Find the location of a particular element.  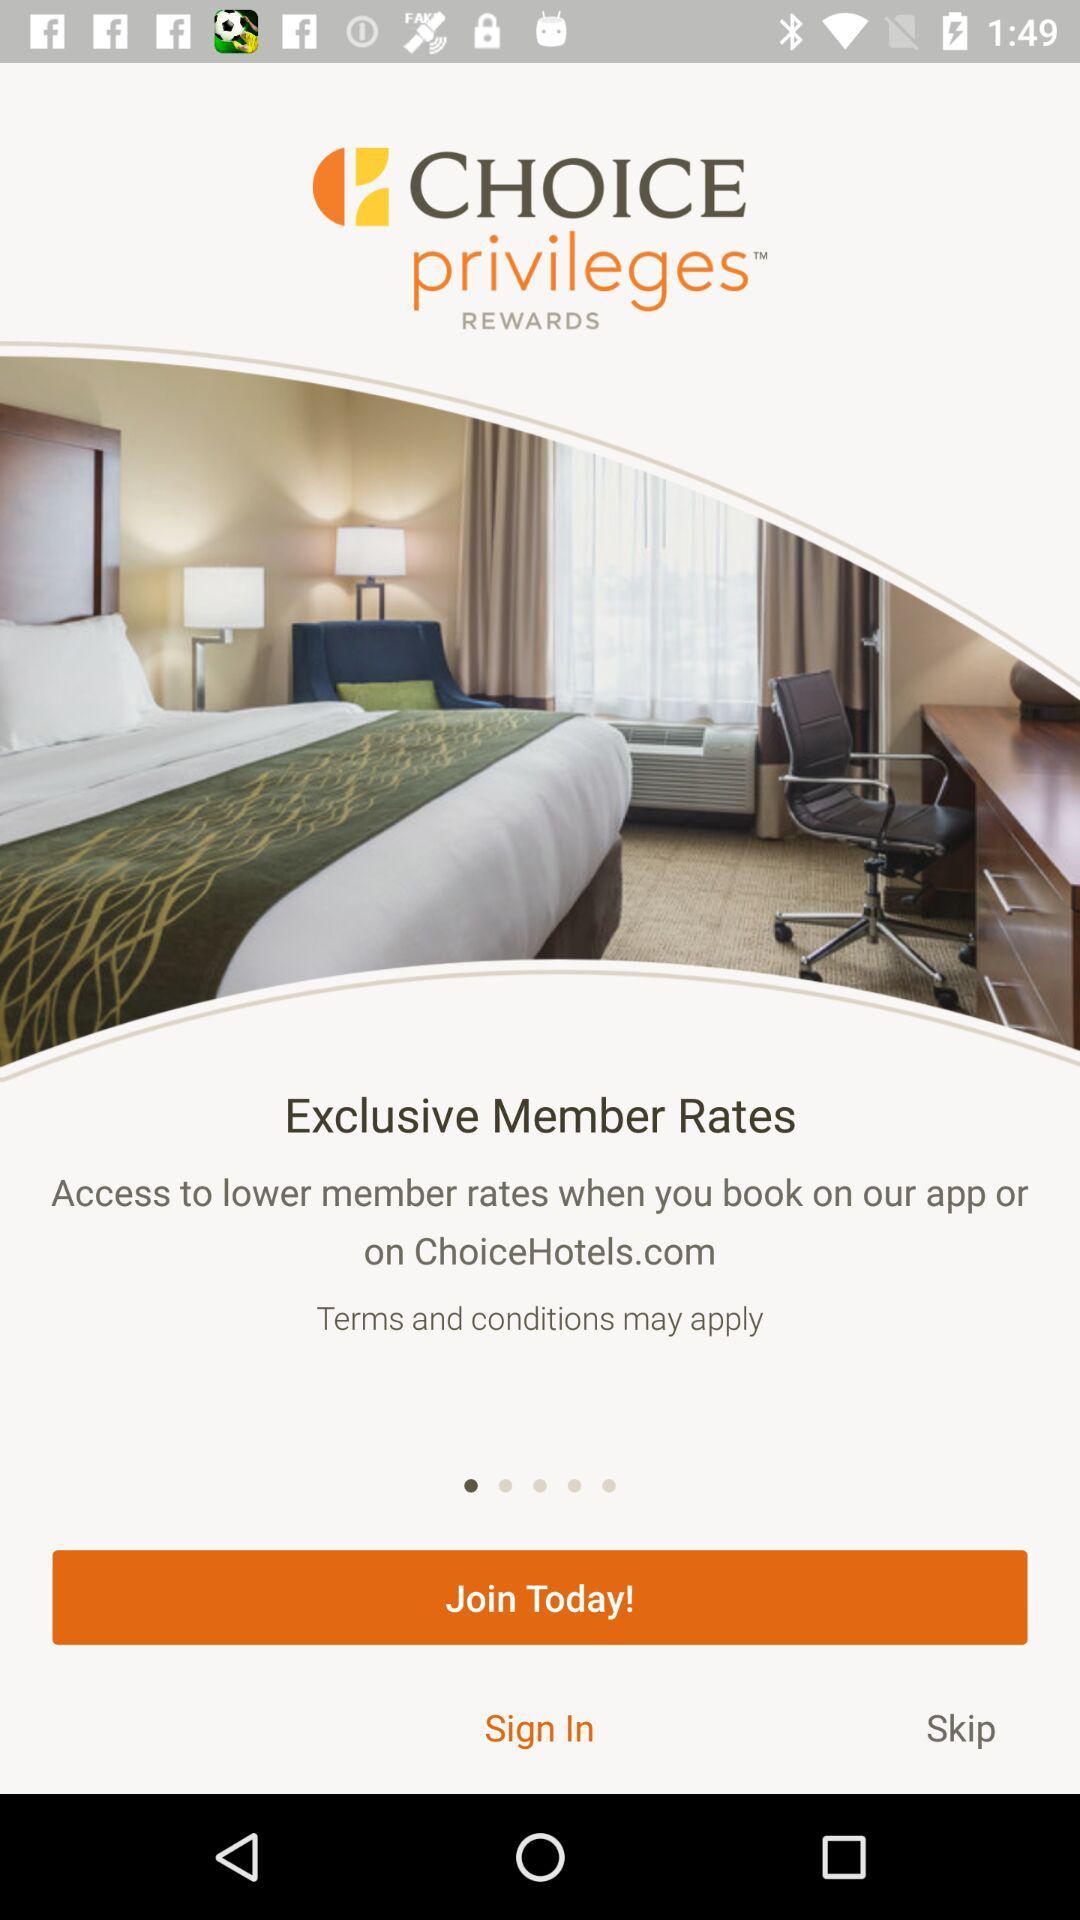

skip icon is located at coordinates (960, 1726).